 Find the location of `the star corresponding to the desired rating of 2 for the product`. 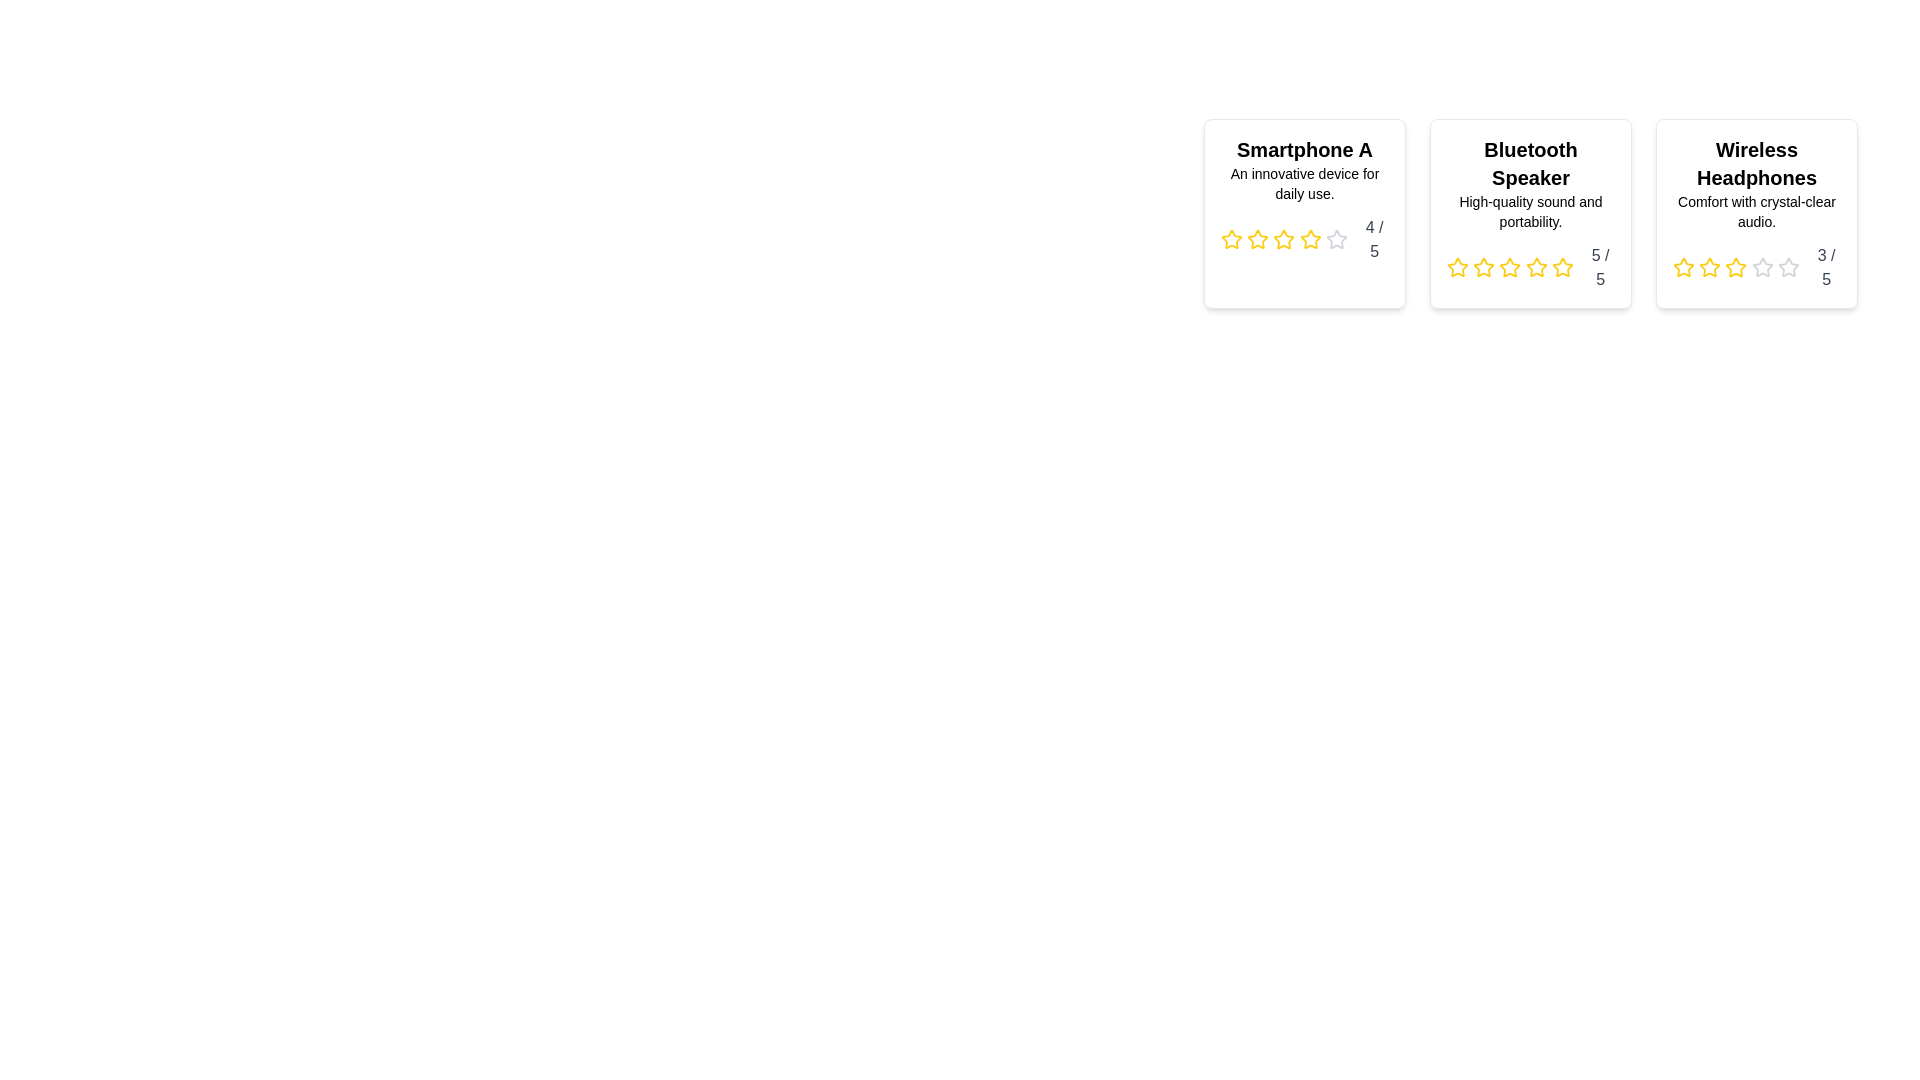

the star corresponding to the desired rating of 2 for the product is located at coordinates (1257, 238).